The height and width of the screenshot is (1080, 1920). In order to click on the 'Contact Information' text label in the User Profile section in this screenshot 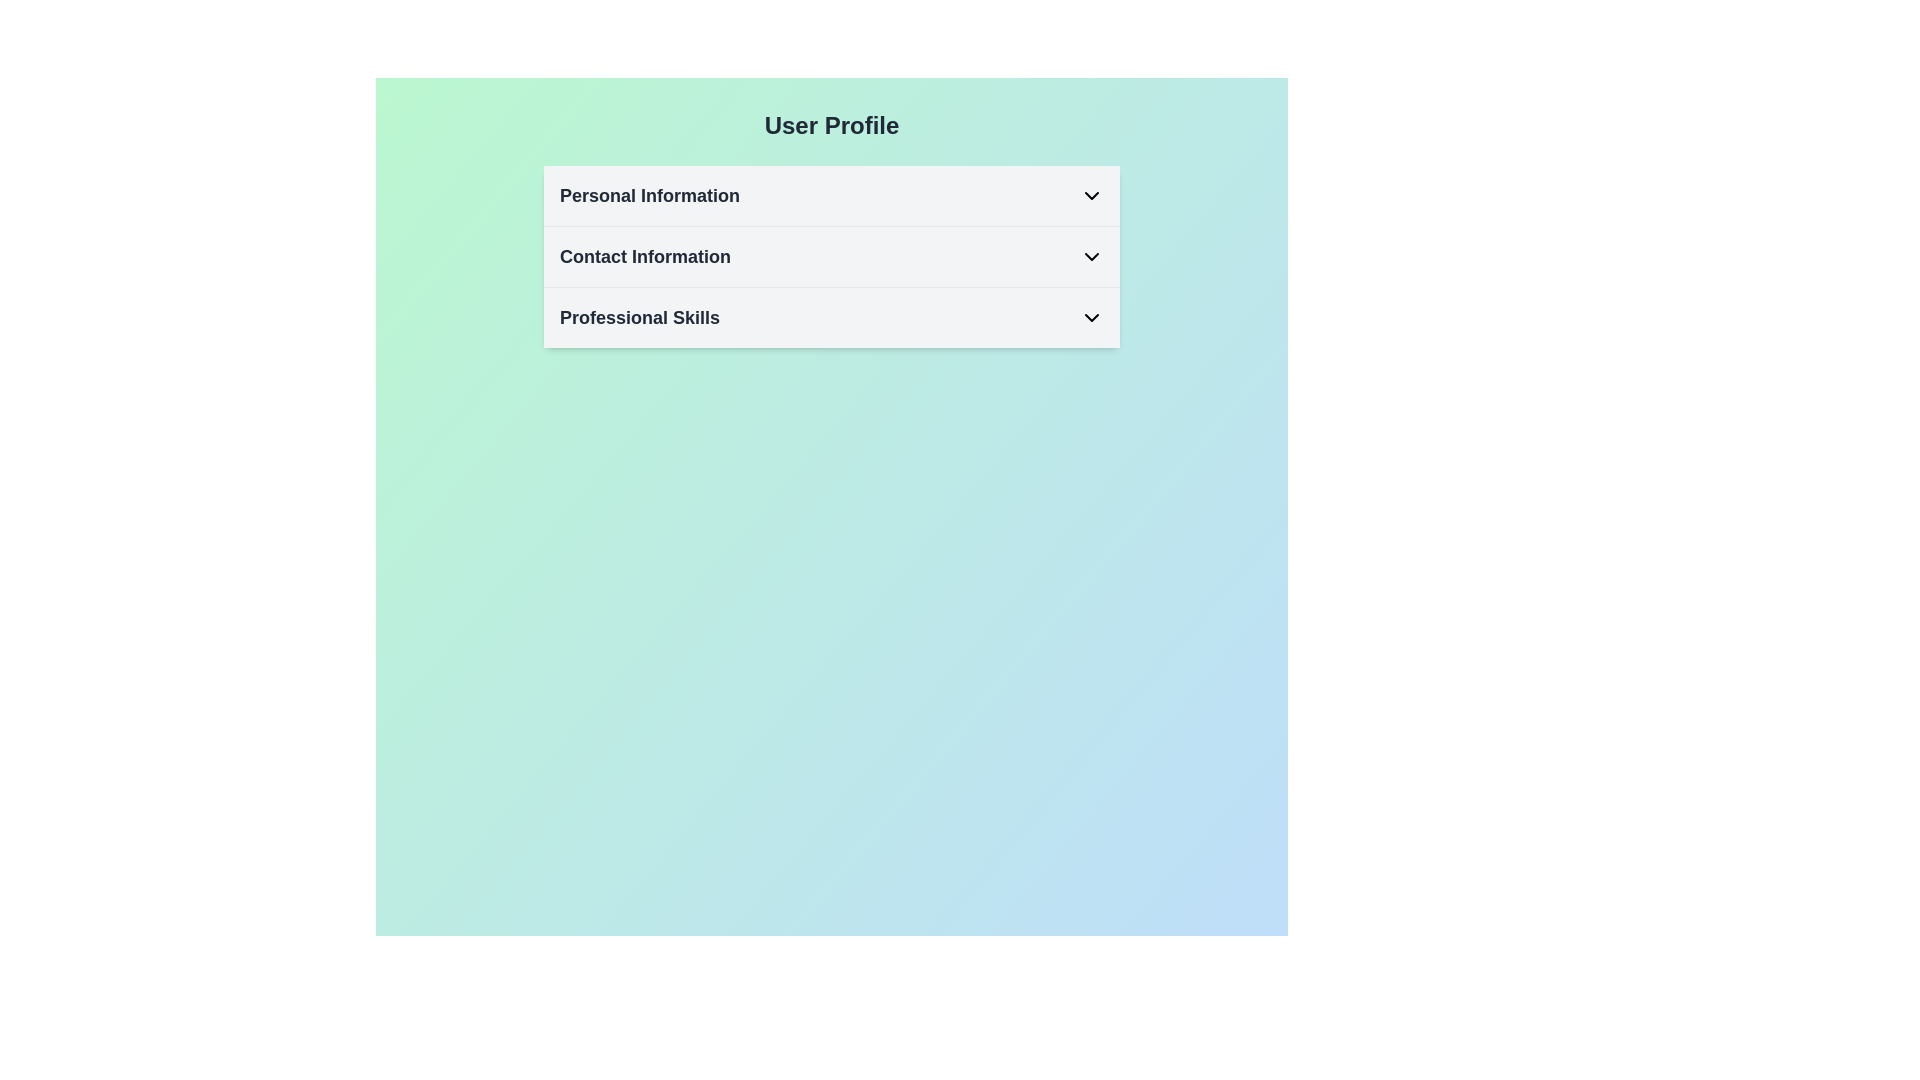, I will do `click(645, 256)`.